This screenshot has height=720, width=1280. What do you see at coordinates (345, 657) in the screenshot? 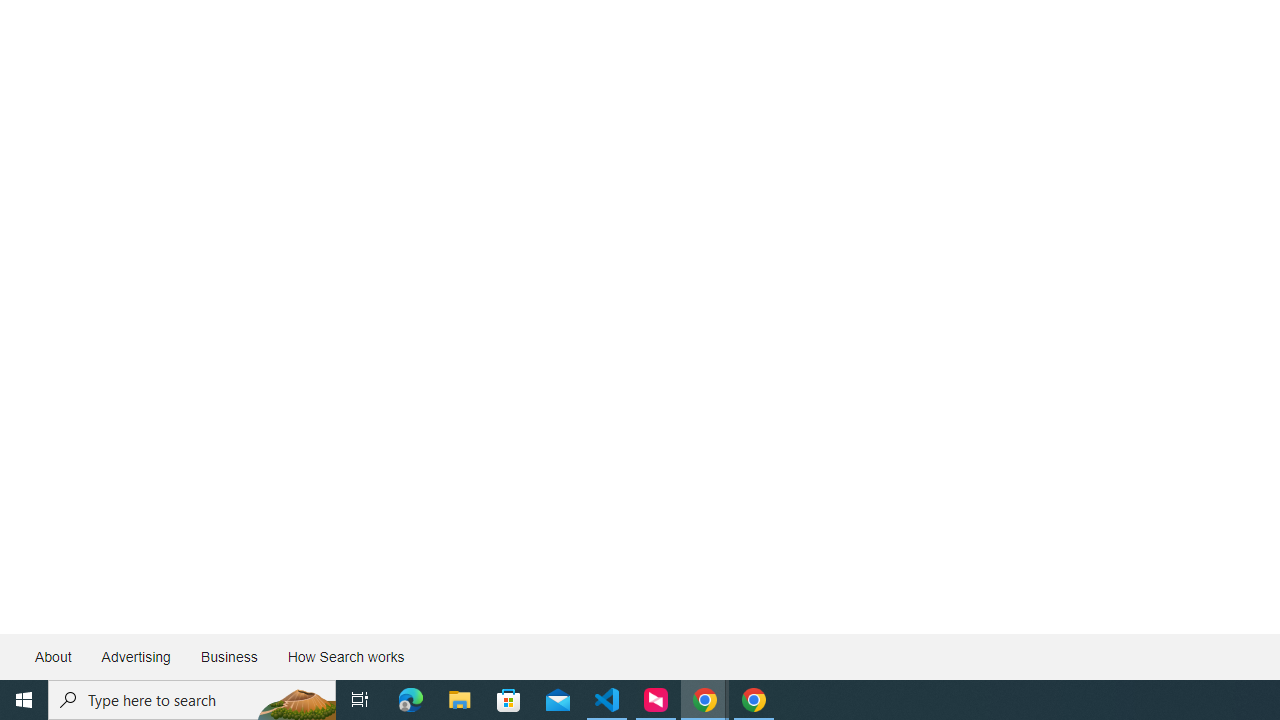
I see `'How Search works'` at bounding box center [345, 657].